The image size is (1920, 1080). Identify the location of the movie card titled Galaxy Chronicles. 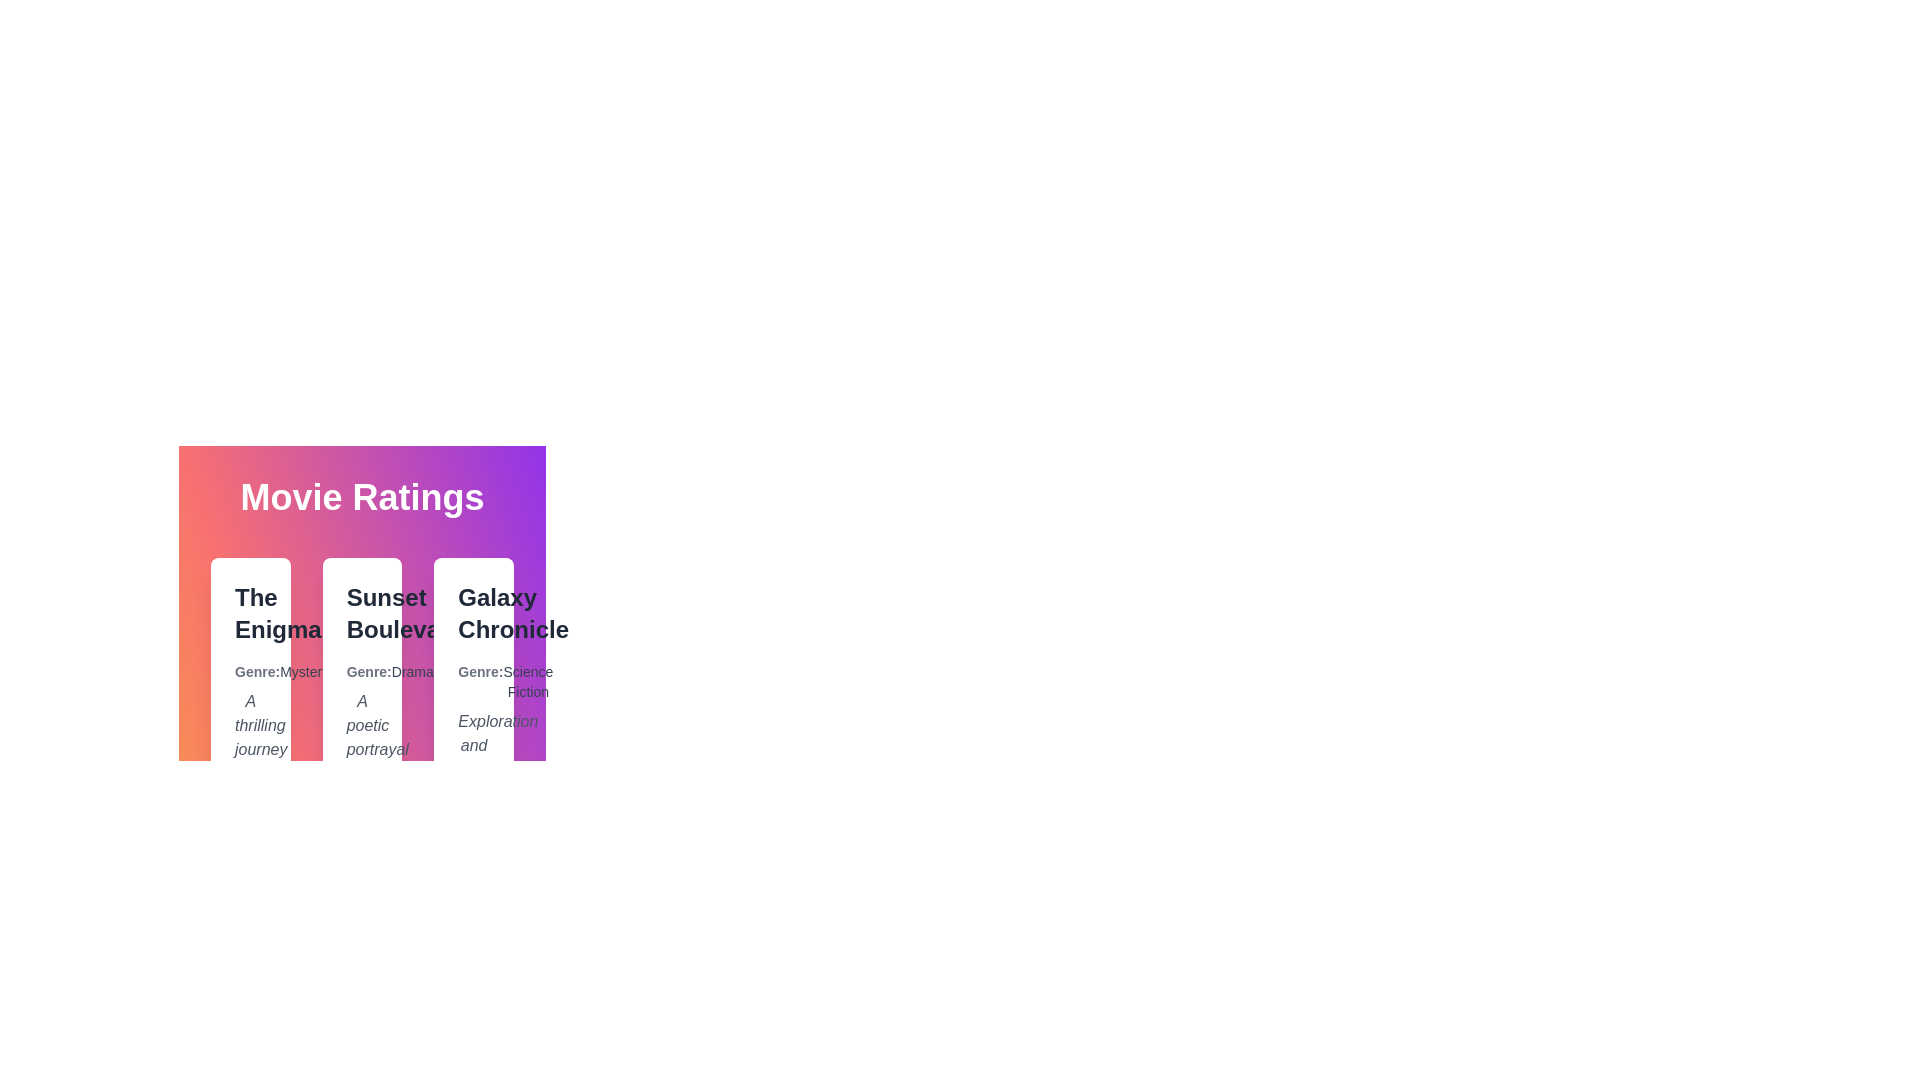
(473, 748).